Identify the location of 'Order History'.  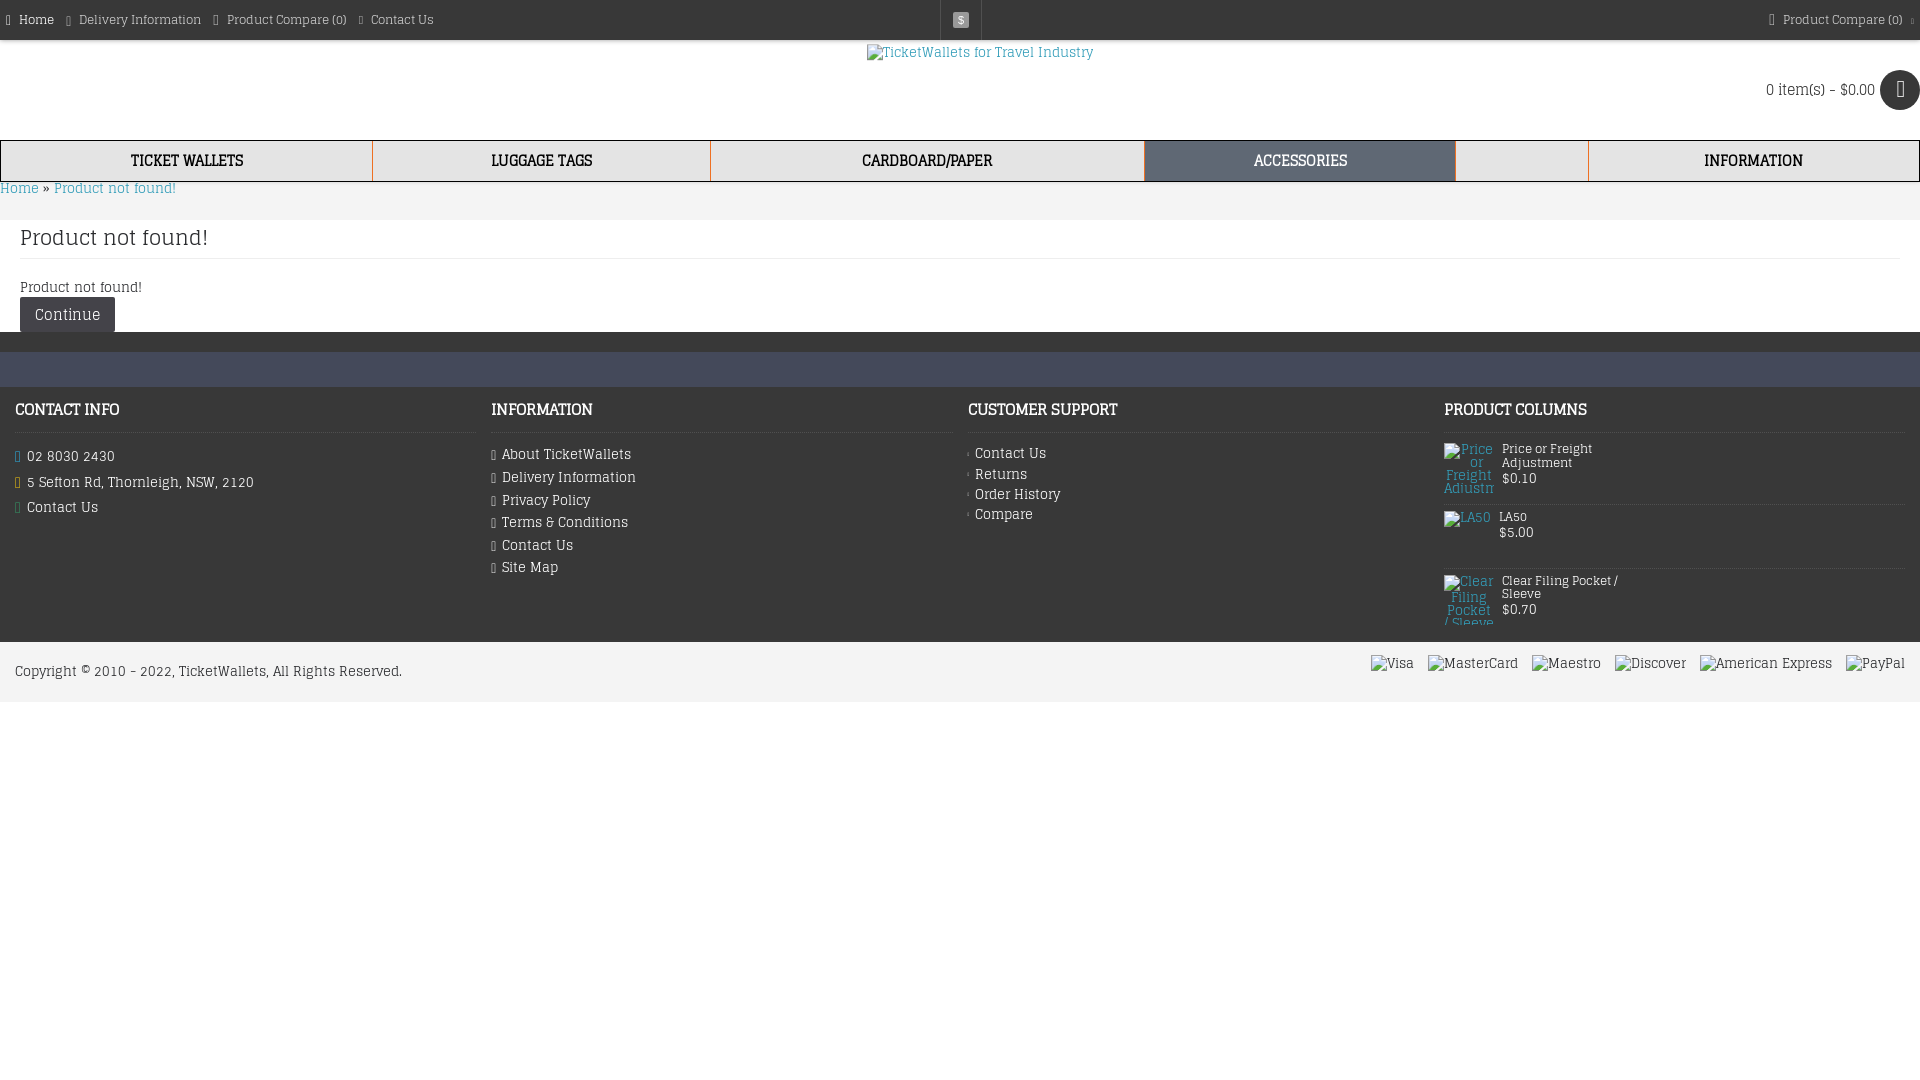
(1198, 494).